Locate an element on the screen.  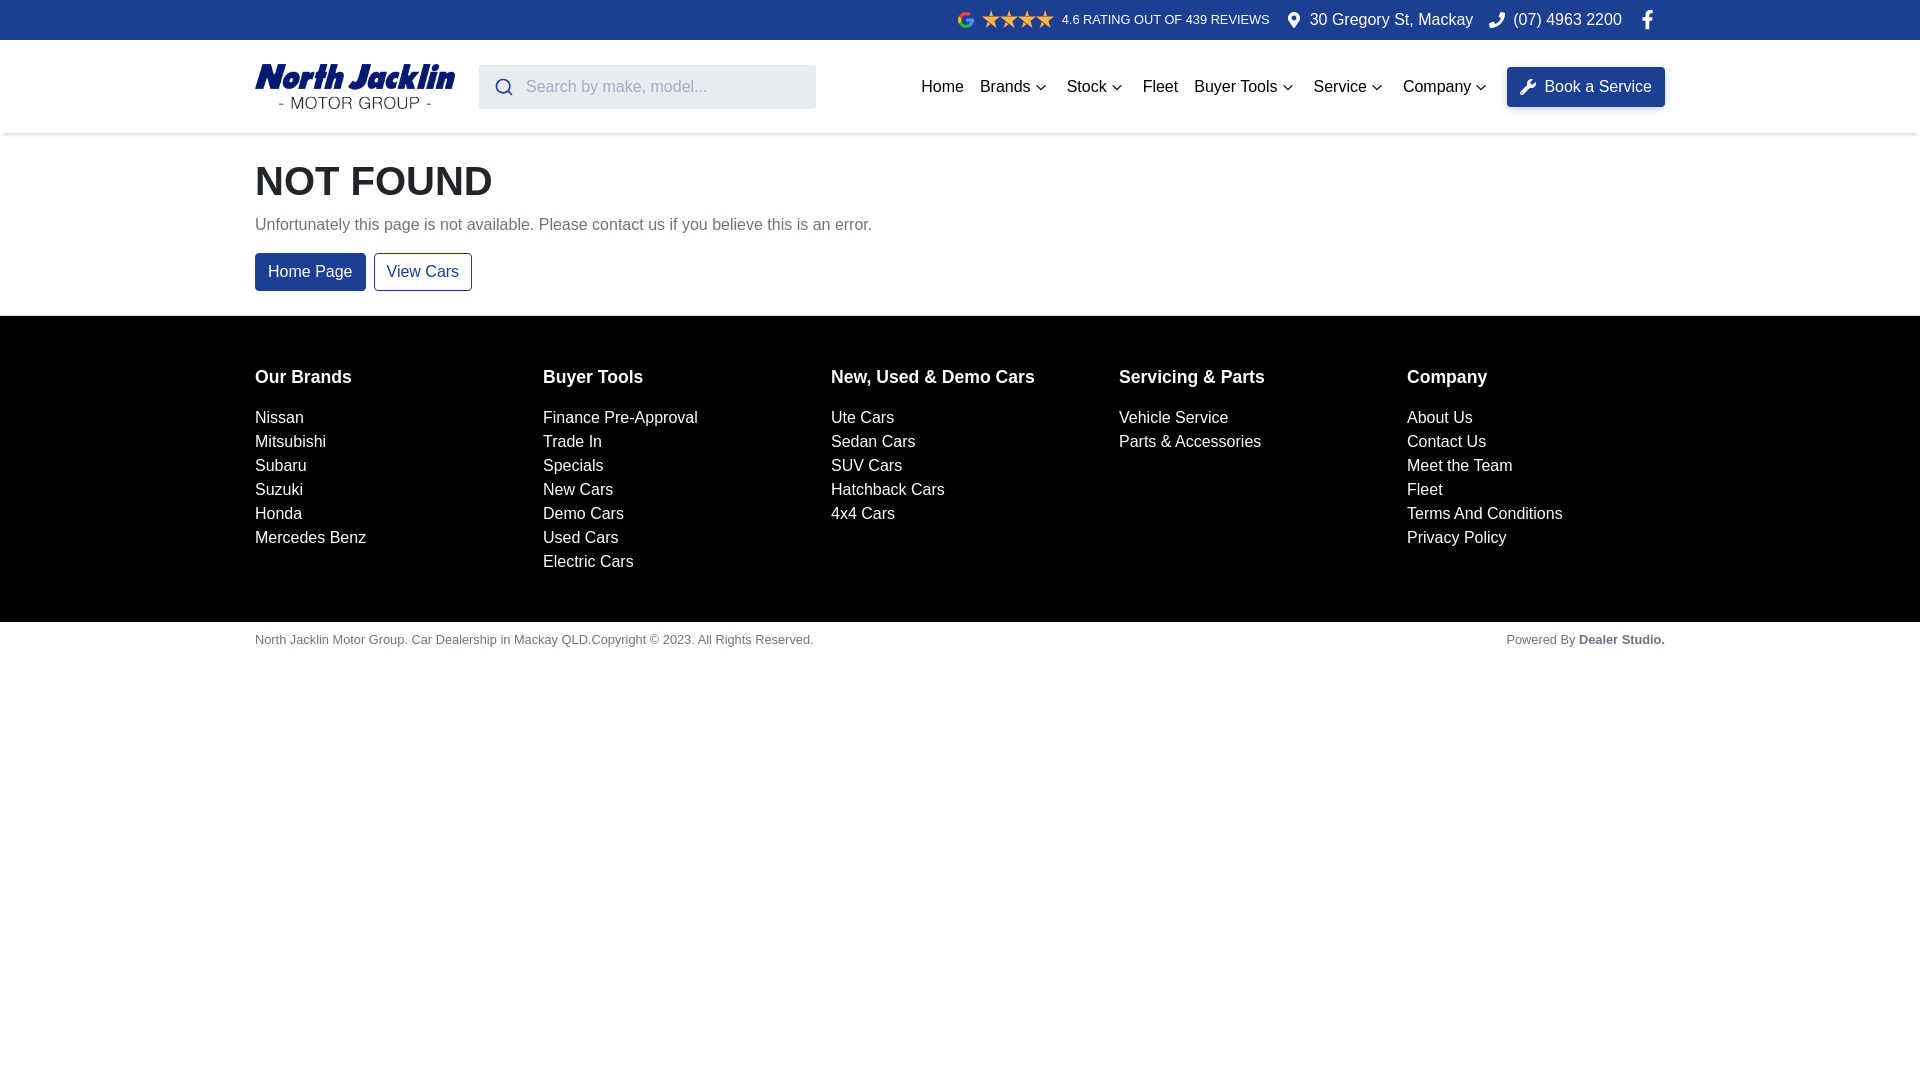
'Buyer Tools' is located at coordinates (1244, 84).